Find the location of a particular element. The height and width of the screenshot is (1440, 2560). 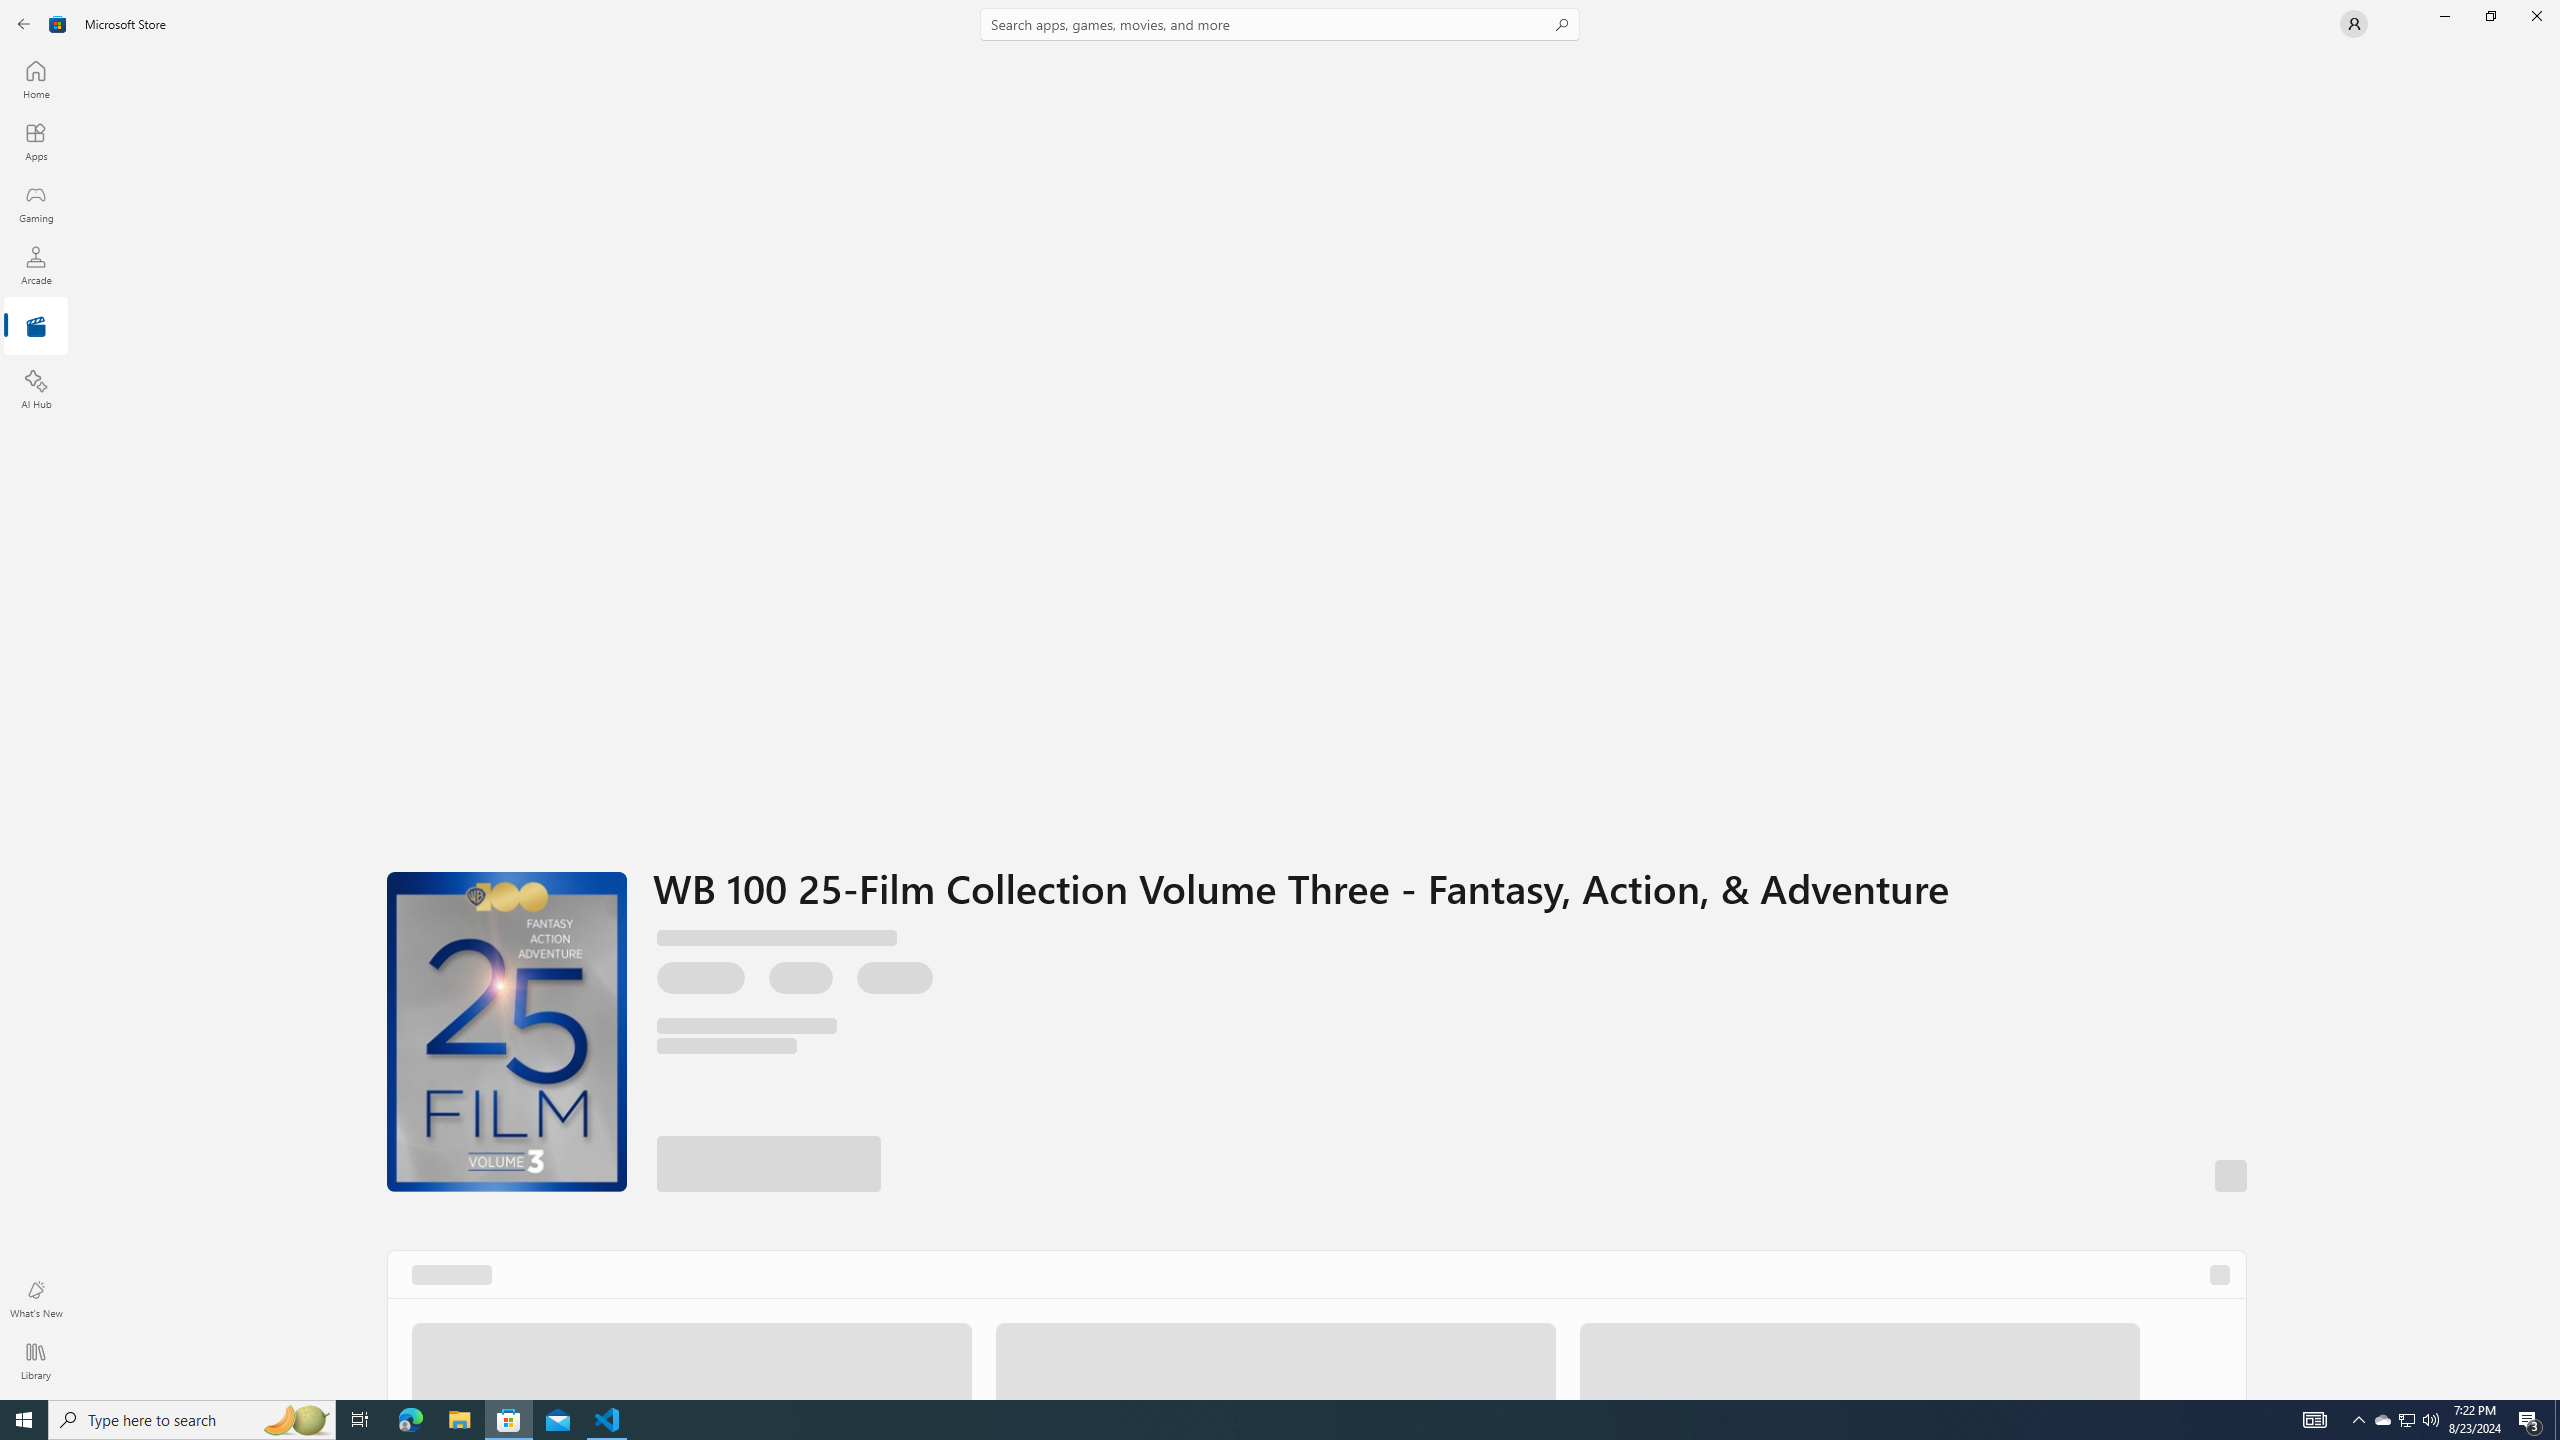

'User profile' is located at coordinates (2352, 22).